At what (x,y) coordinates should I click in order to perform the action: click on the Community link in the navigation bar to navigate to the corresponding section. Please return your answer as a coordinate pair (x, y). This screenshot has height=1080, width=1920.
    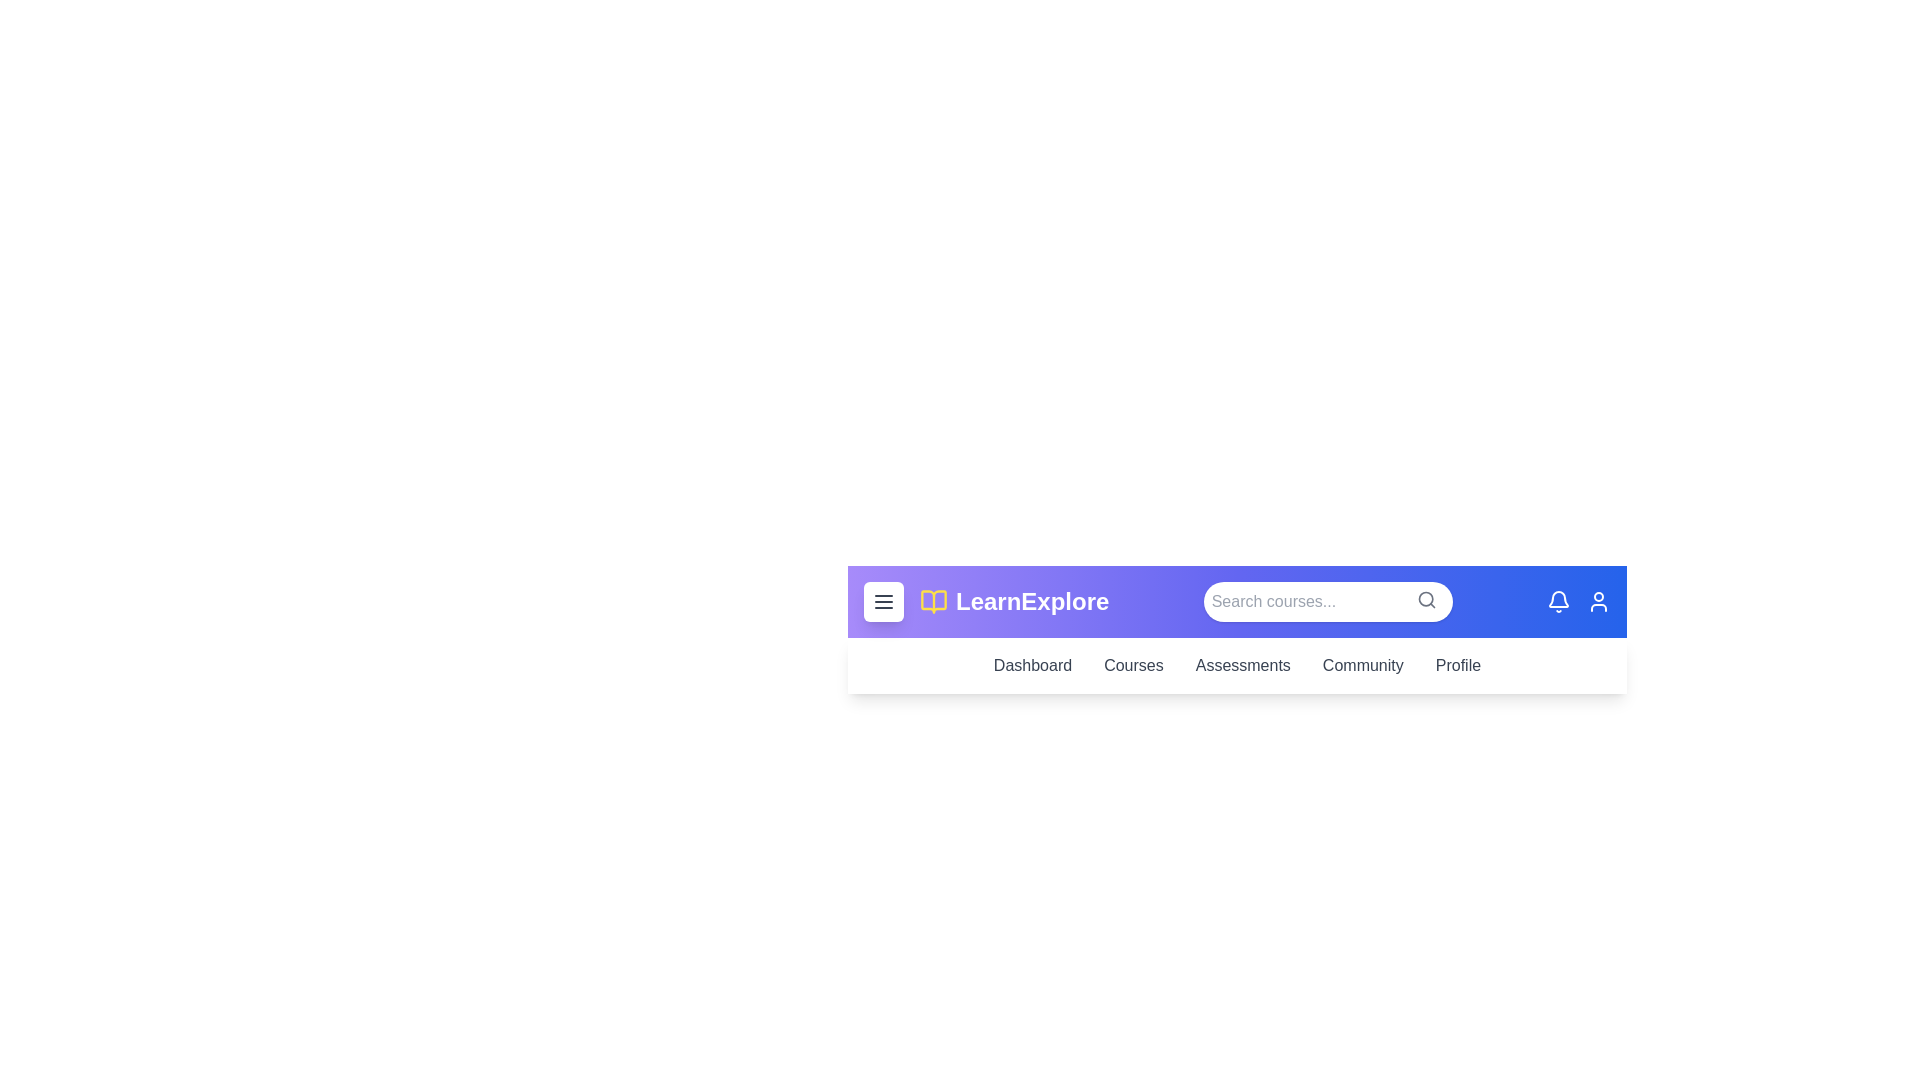
    Looking at the image, I should click on (1362, 666).